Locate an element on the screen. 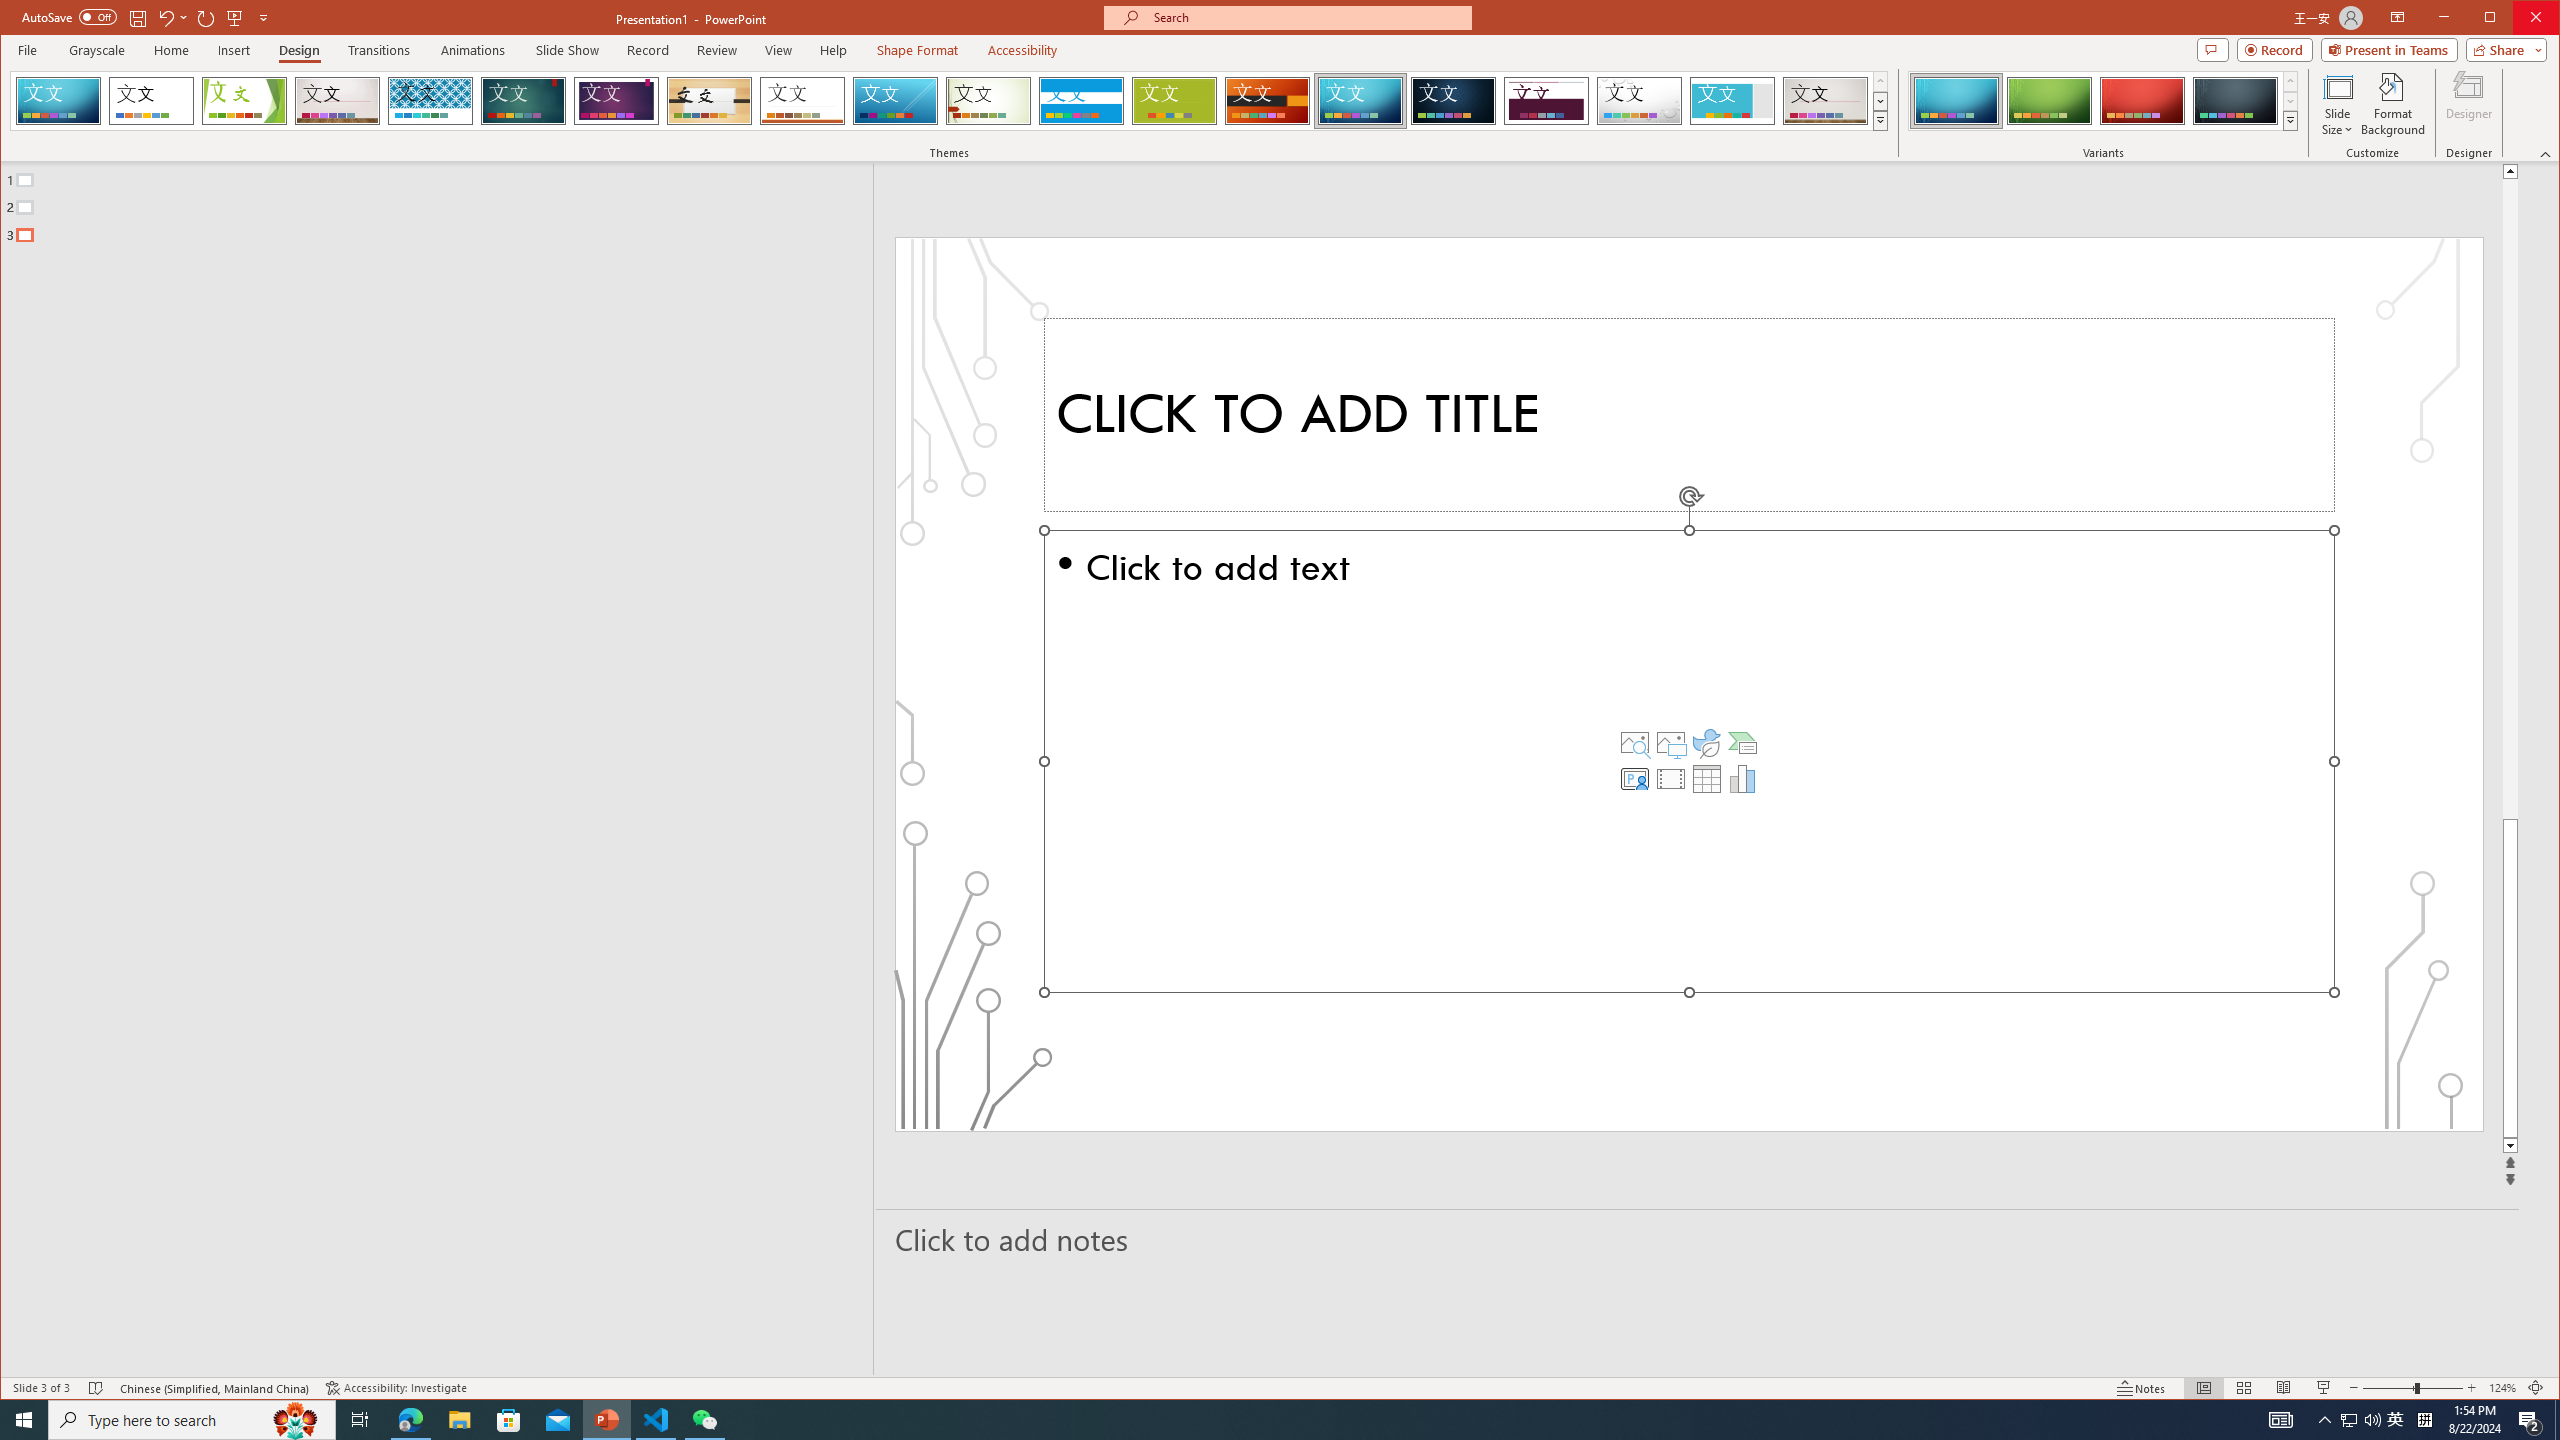  'Q2790: 100%' is located at coordinates (2372, 1418).